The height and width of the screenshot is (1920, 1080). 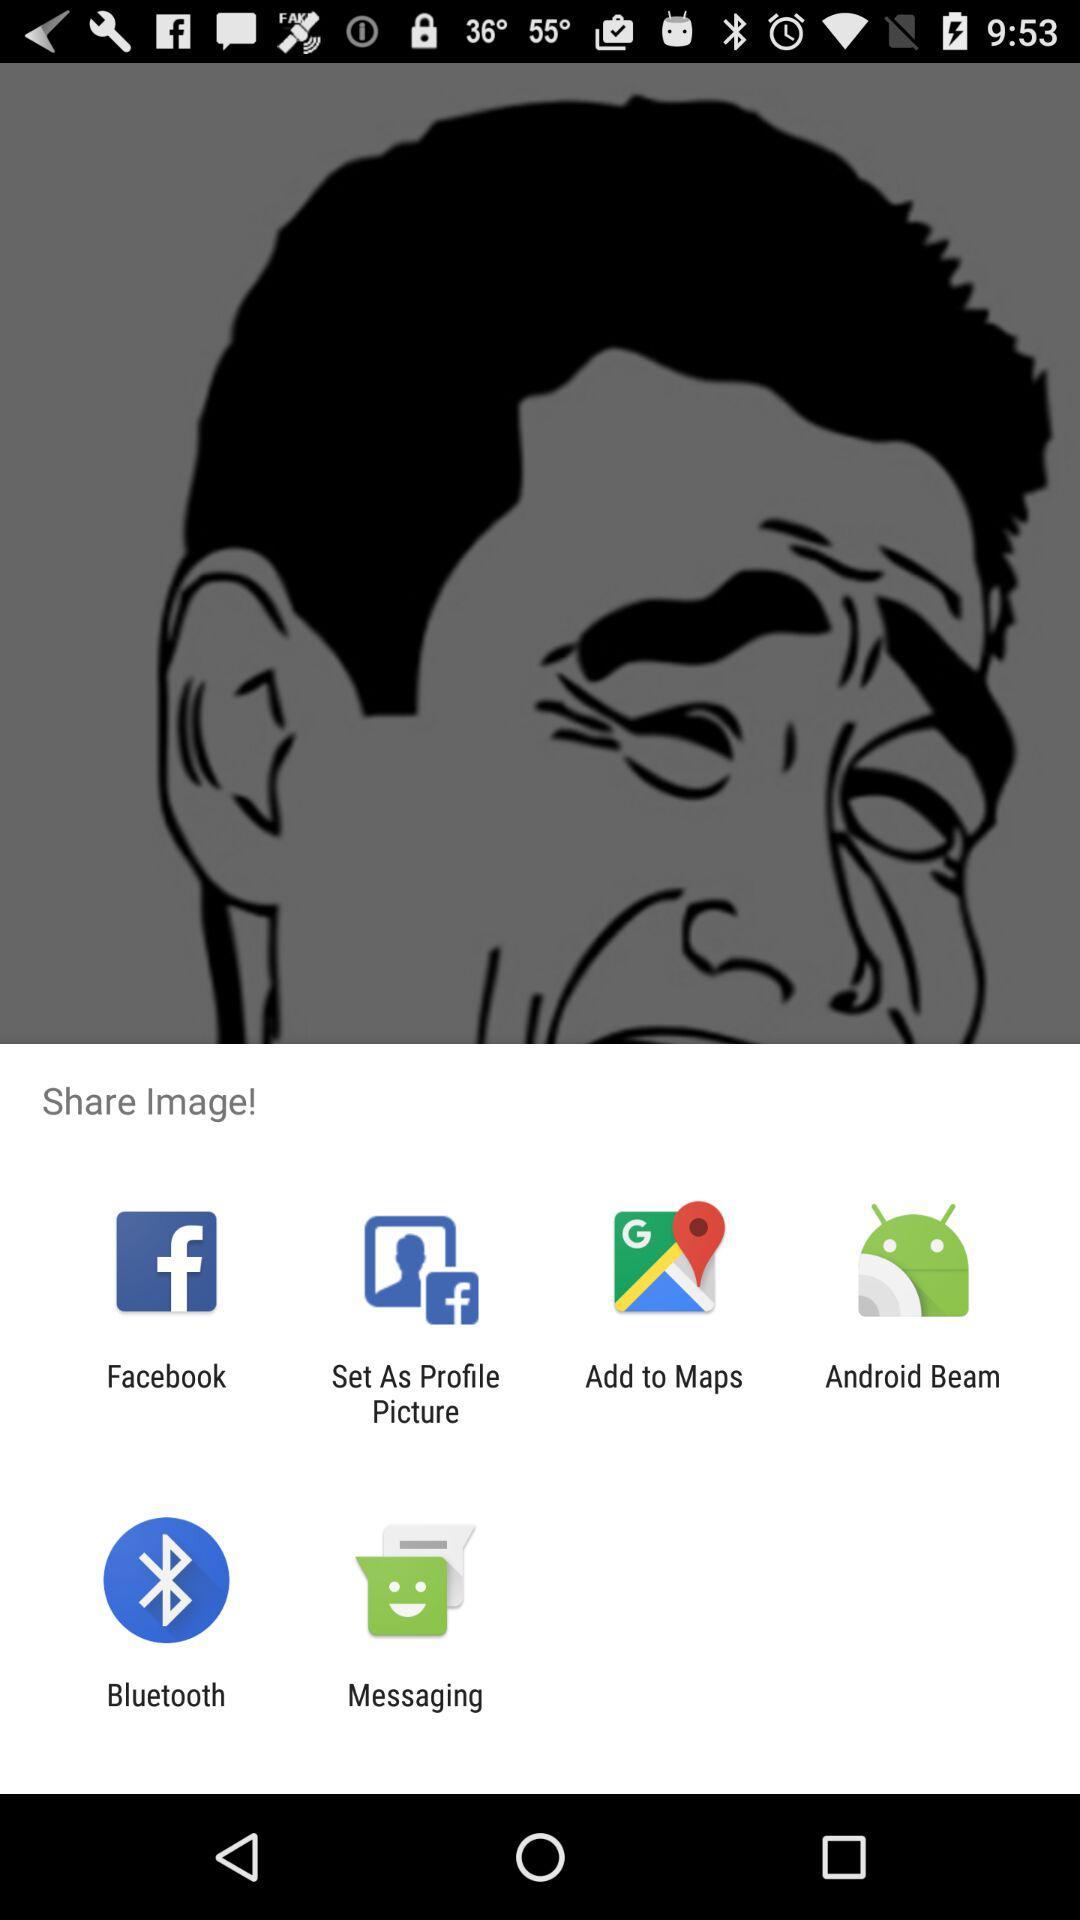 What do you see at coordinates (414, 1392) in the screenshot?
I see `item next to facebook app` at bounding box center [414, 1392].